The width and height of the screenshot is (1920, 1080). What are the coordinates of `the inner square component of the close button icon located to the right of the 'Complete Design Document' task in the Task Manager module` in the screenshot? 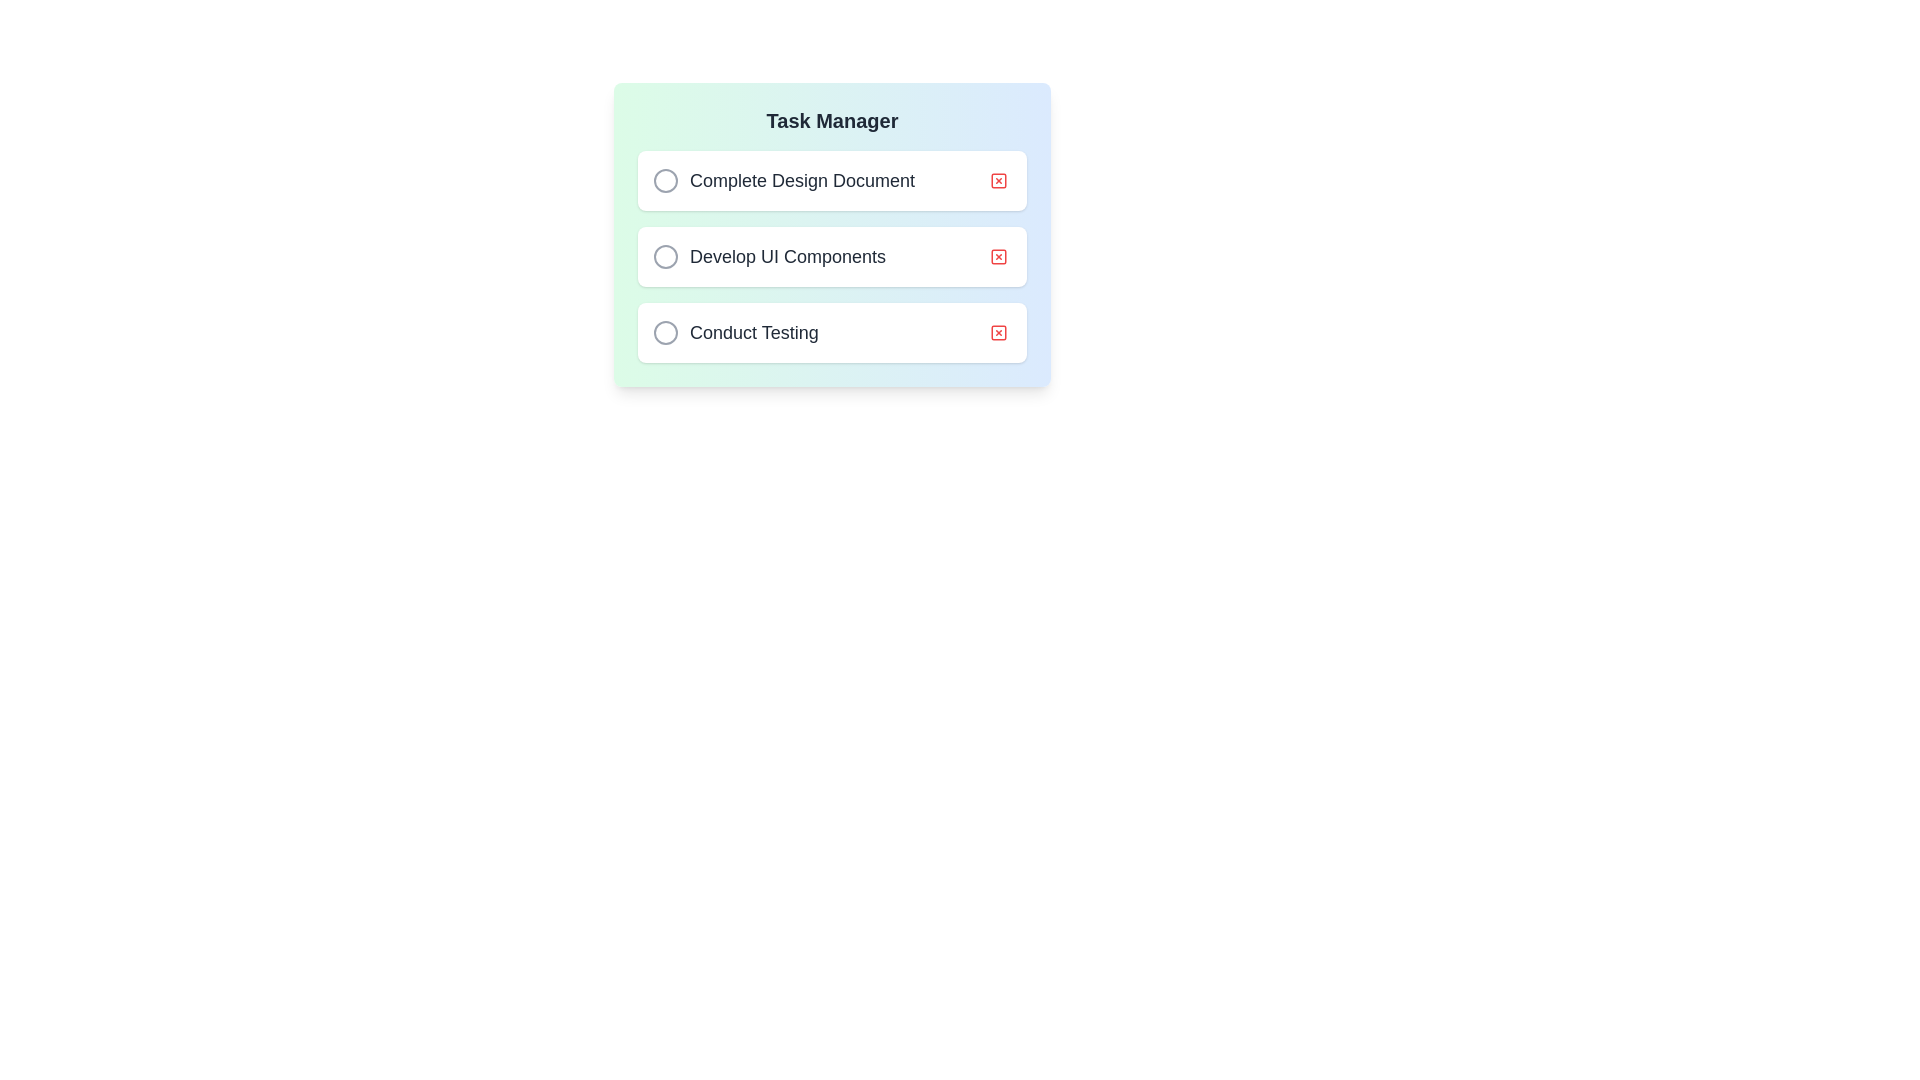 It's located at (998, 181).